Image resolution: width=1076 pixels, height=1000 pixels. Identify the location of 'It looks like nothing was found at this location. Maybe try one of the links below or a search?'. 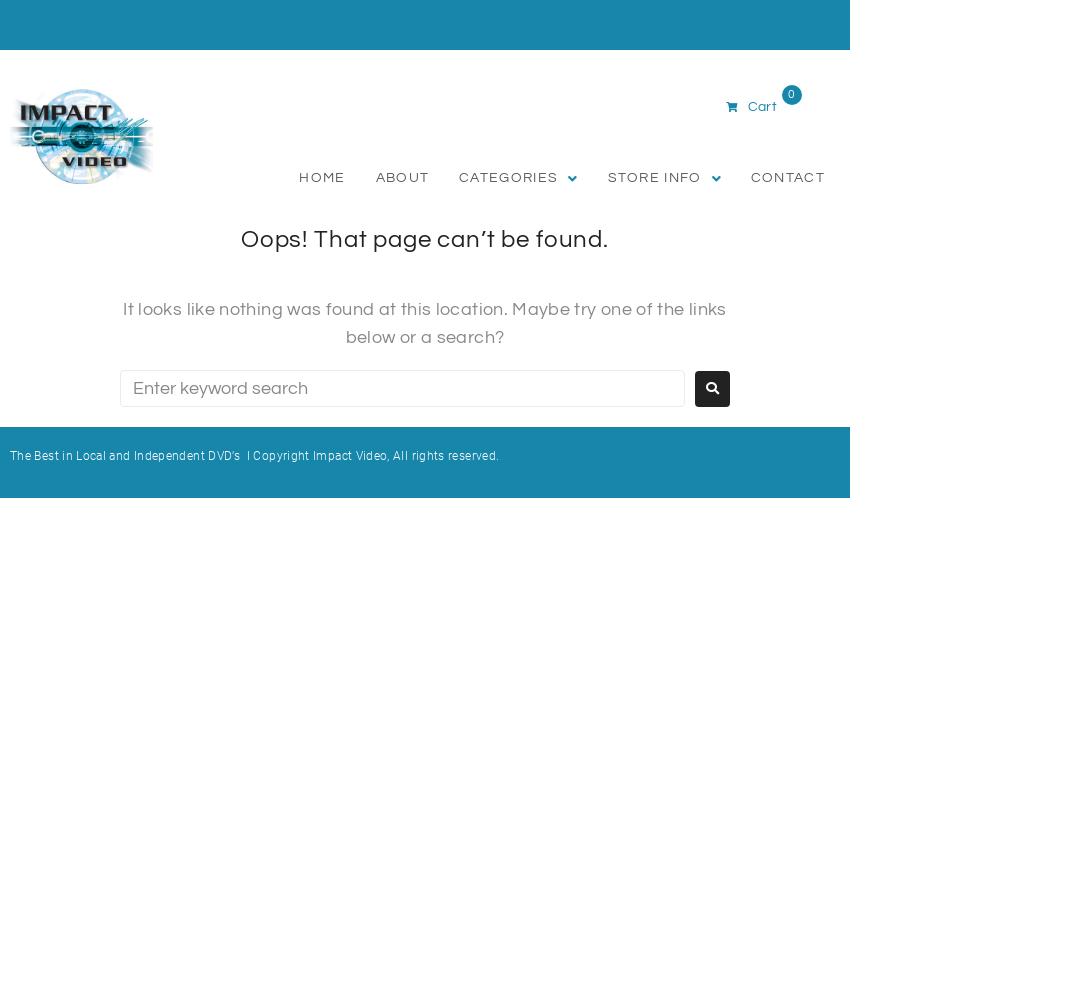
(424, 322).